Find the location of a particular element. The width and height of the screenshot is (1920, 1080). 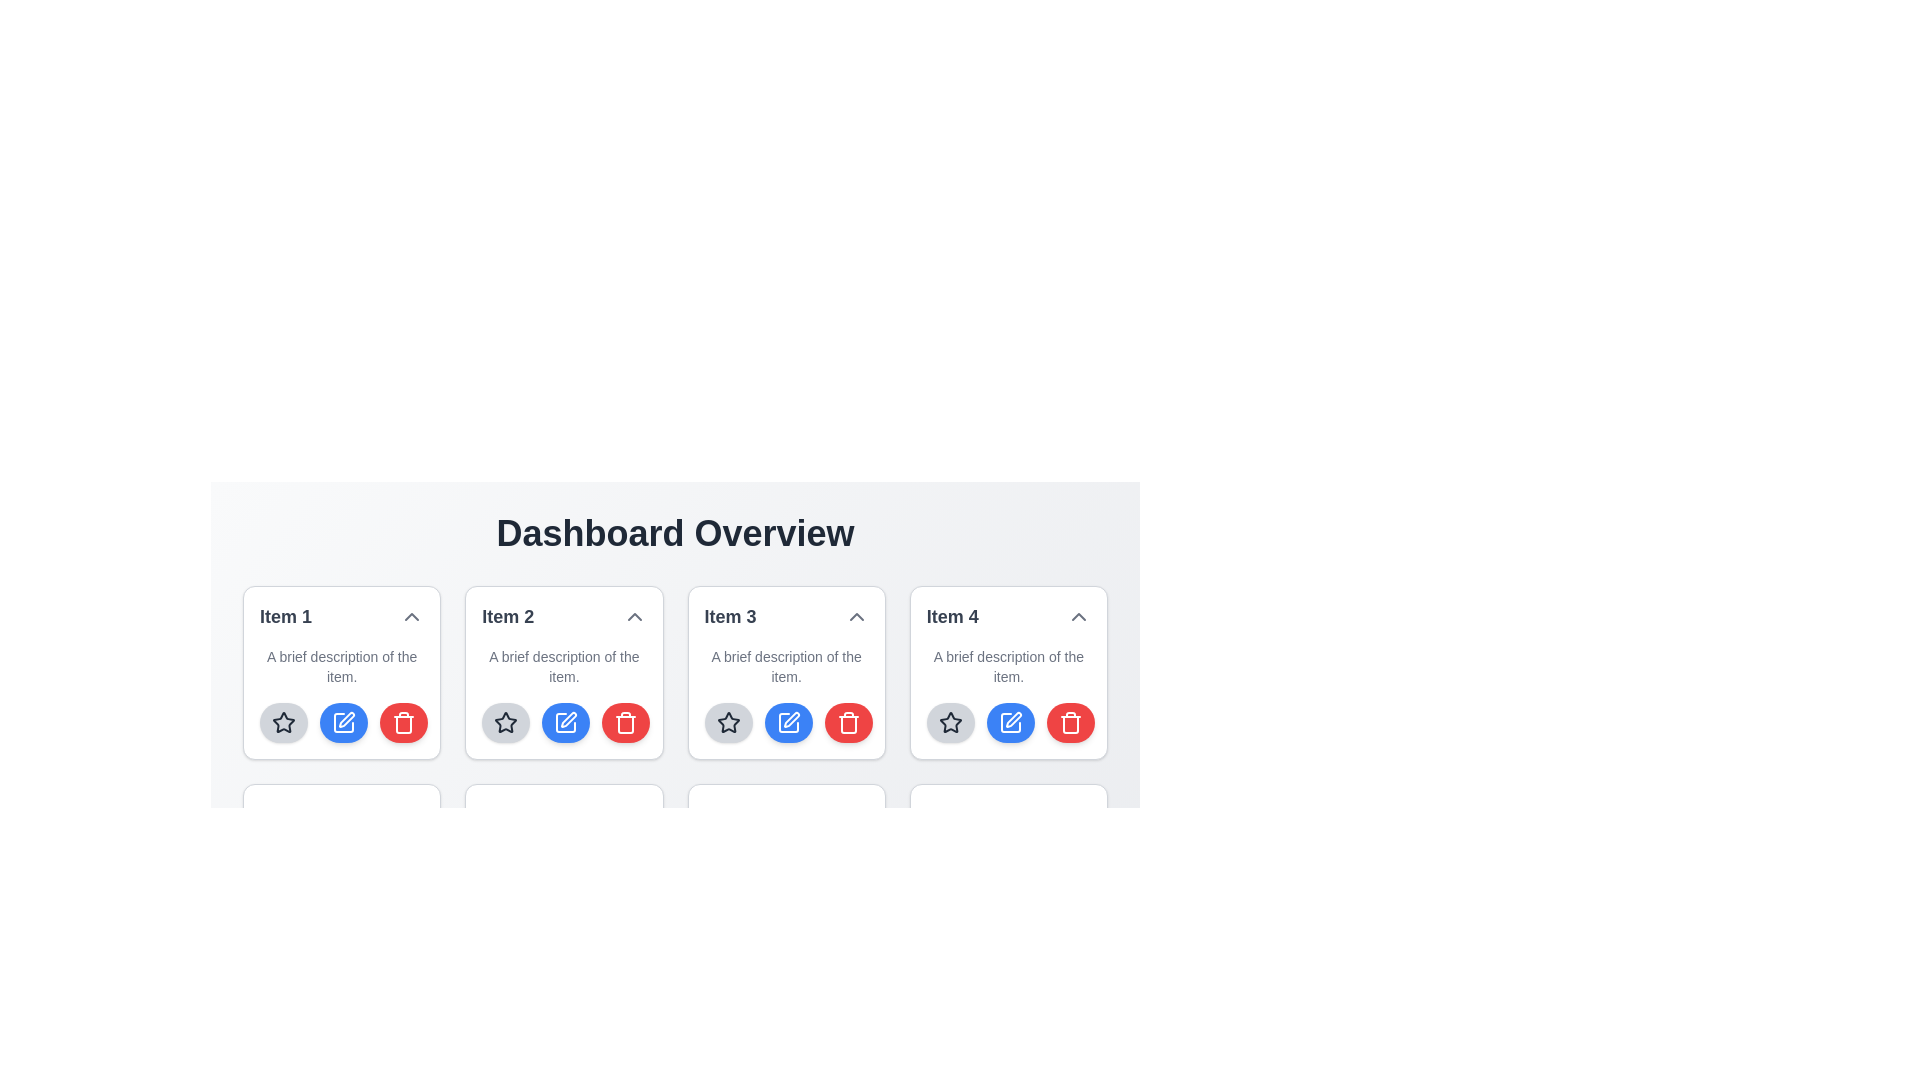

the edit button for Item 4, located in the Dashboard Overview section, which is the second button in the action group flanked by a star icon on the left and a trash icon on the right is located at coordinates (1010, 722).